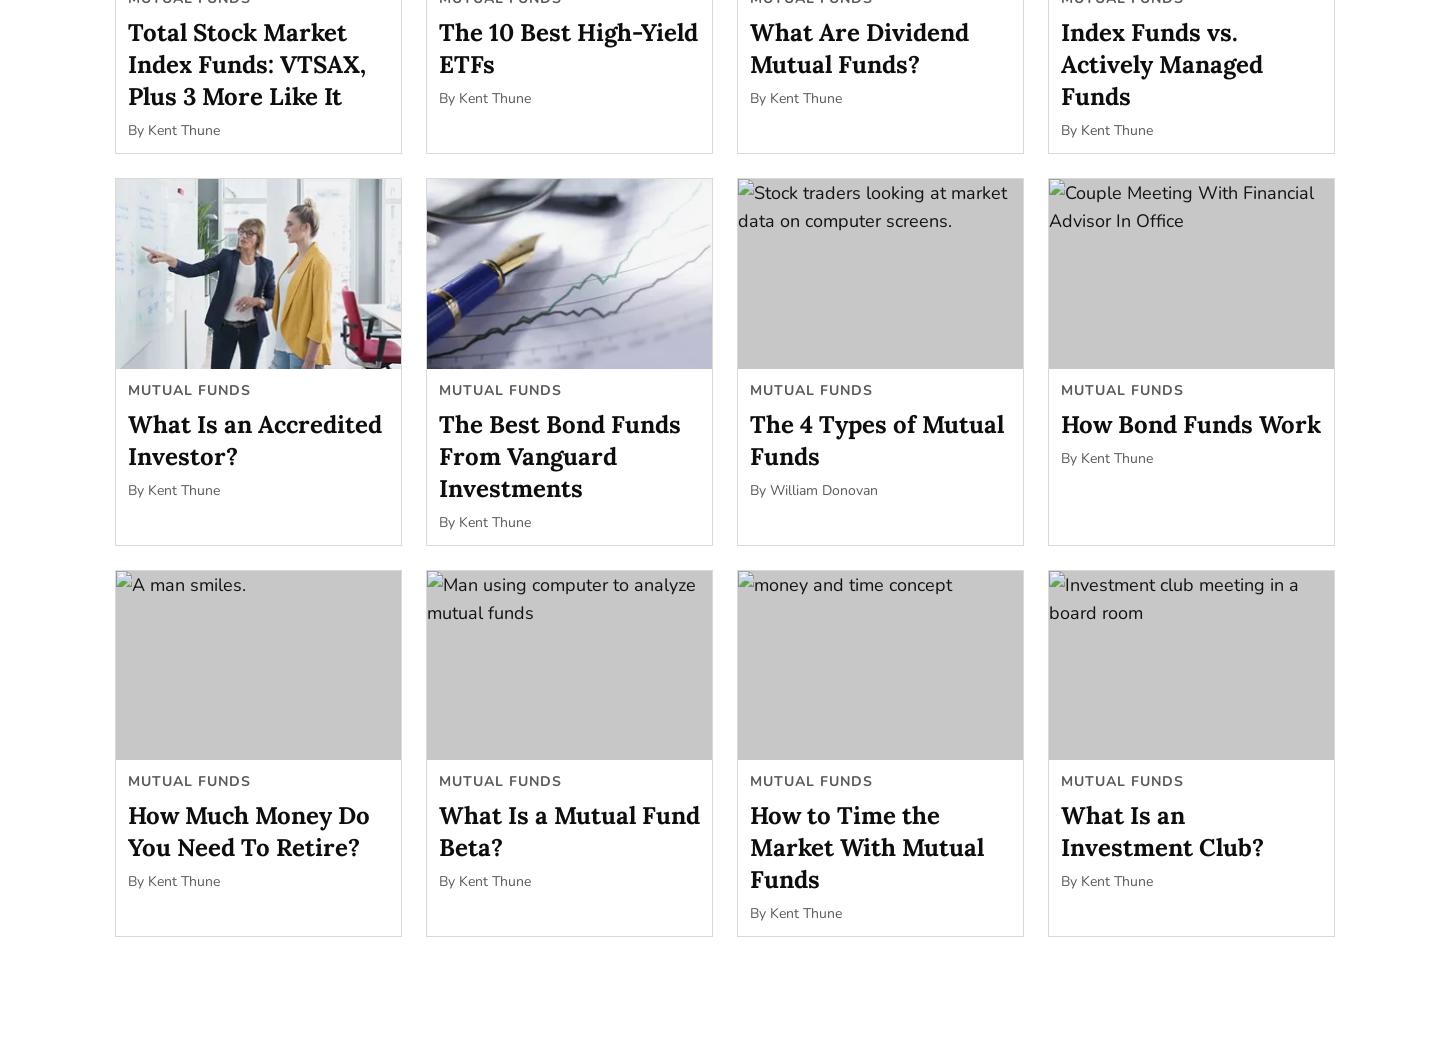  I want to click on 'What Is a Mutual Fund Beta?', so click(569, 831).